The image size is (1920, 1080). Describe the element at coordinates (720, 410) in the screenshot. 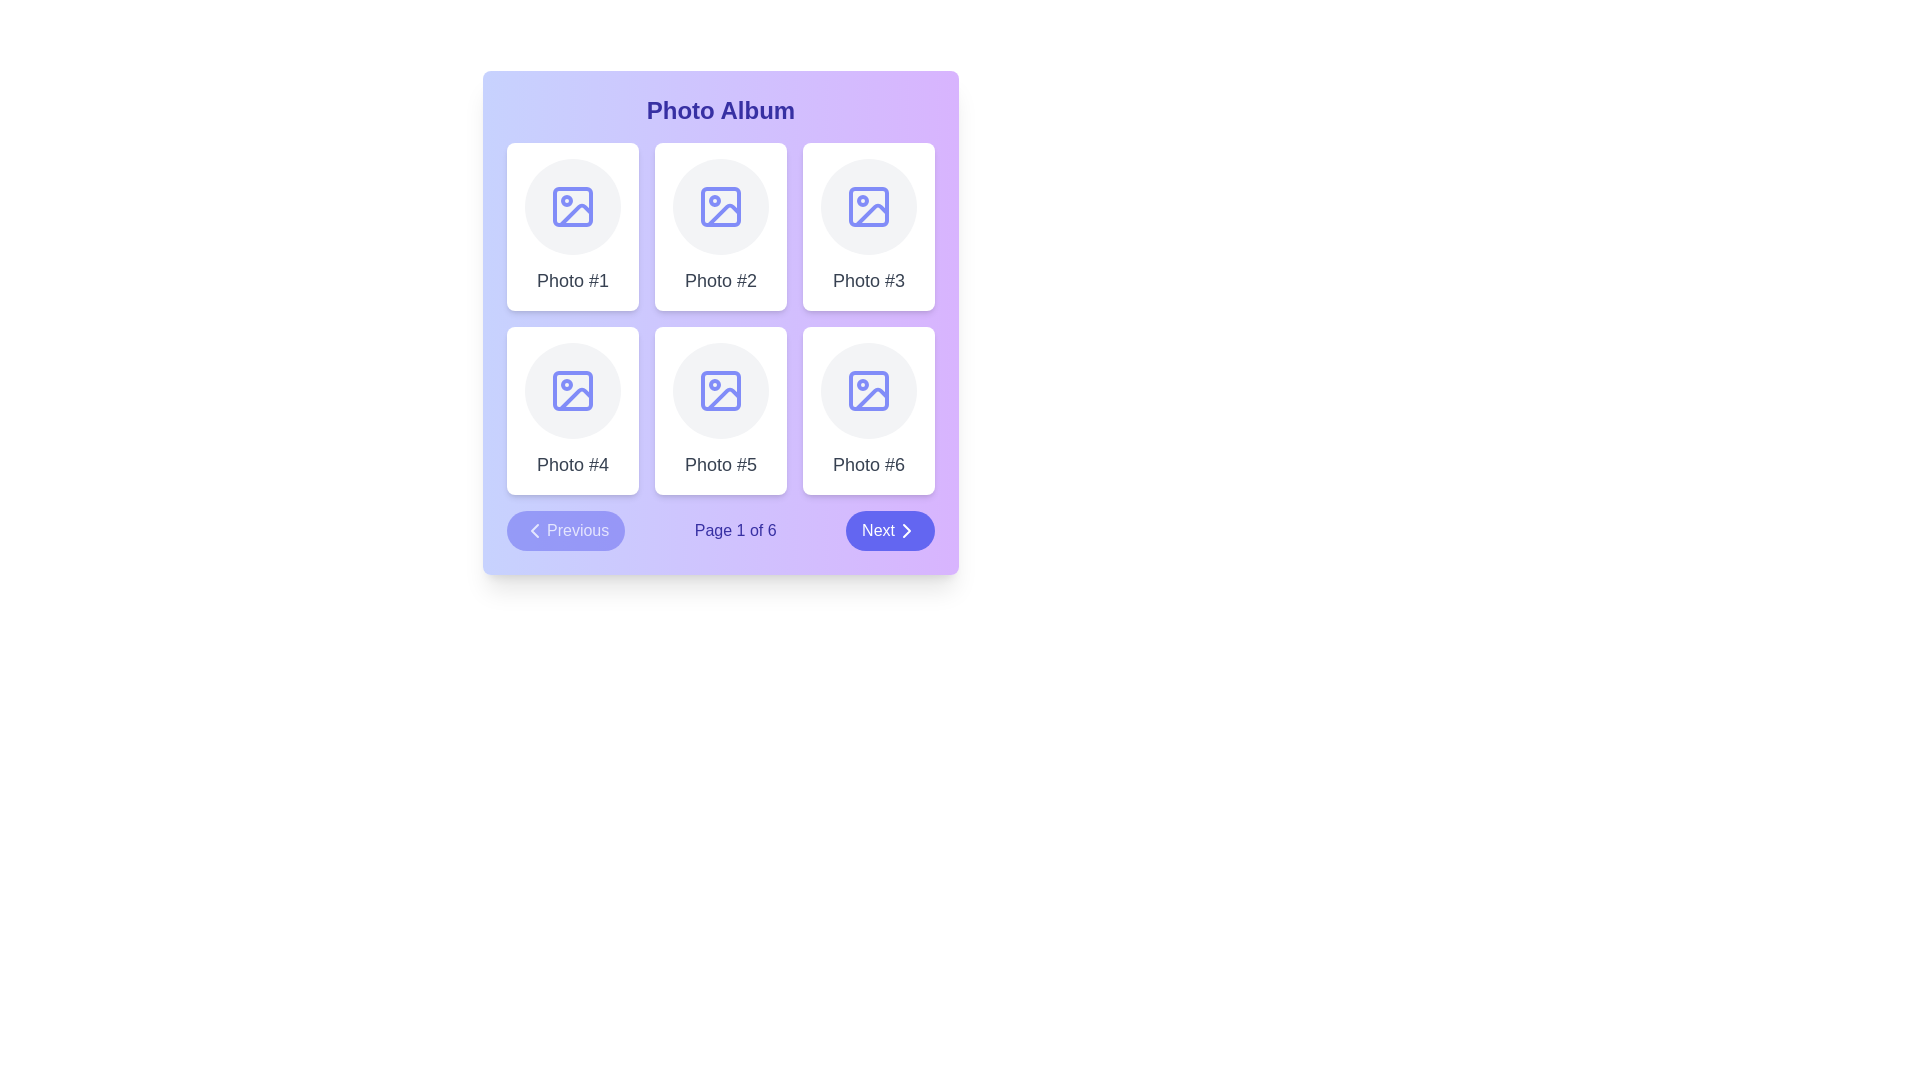

I see `the photo card located in the second row, second column of the 'Photo Album' grid` at that location.